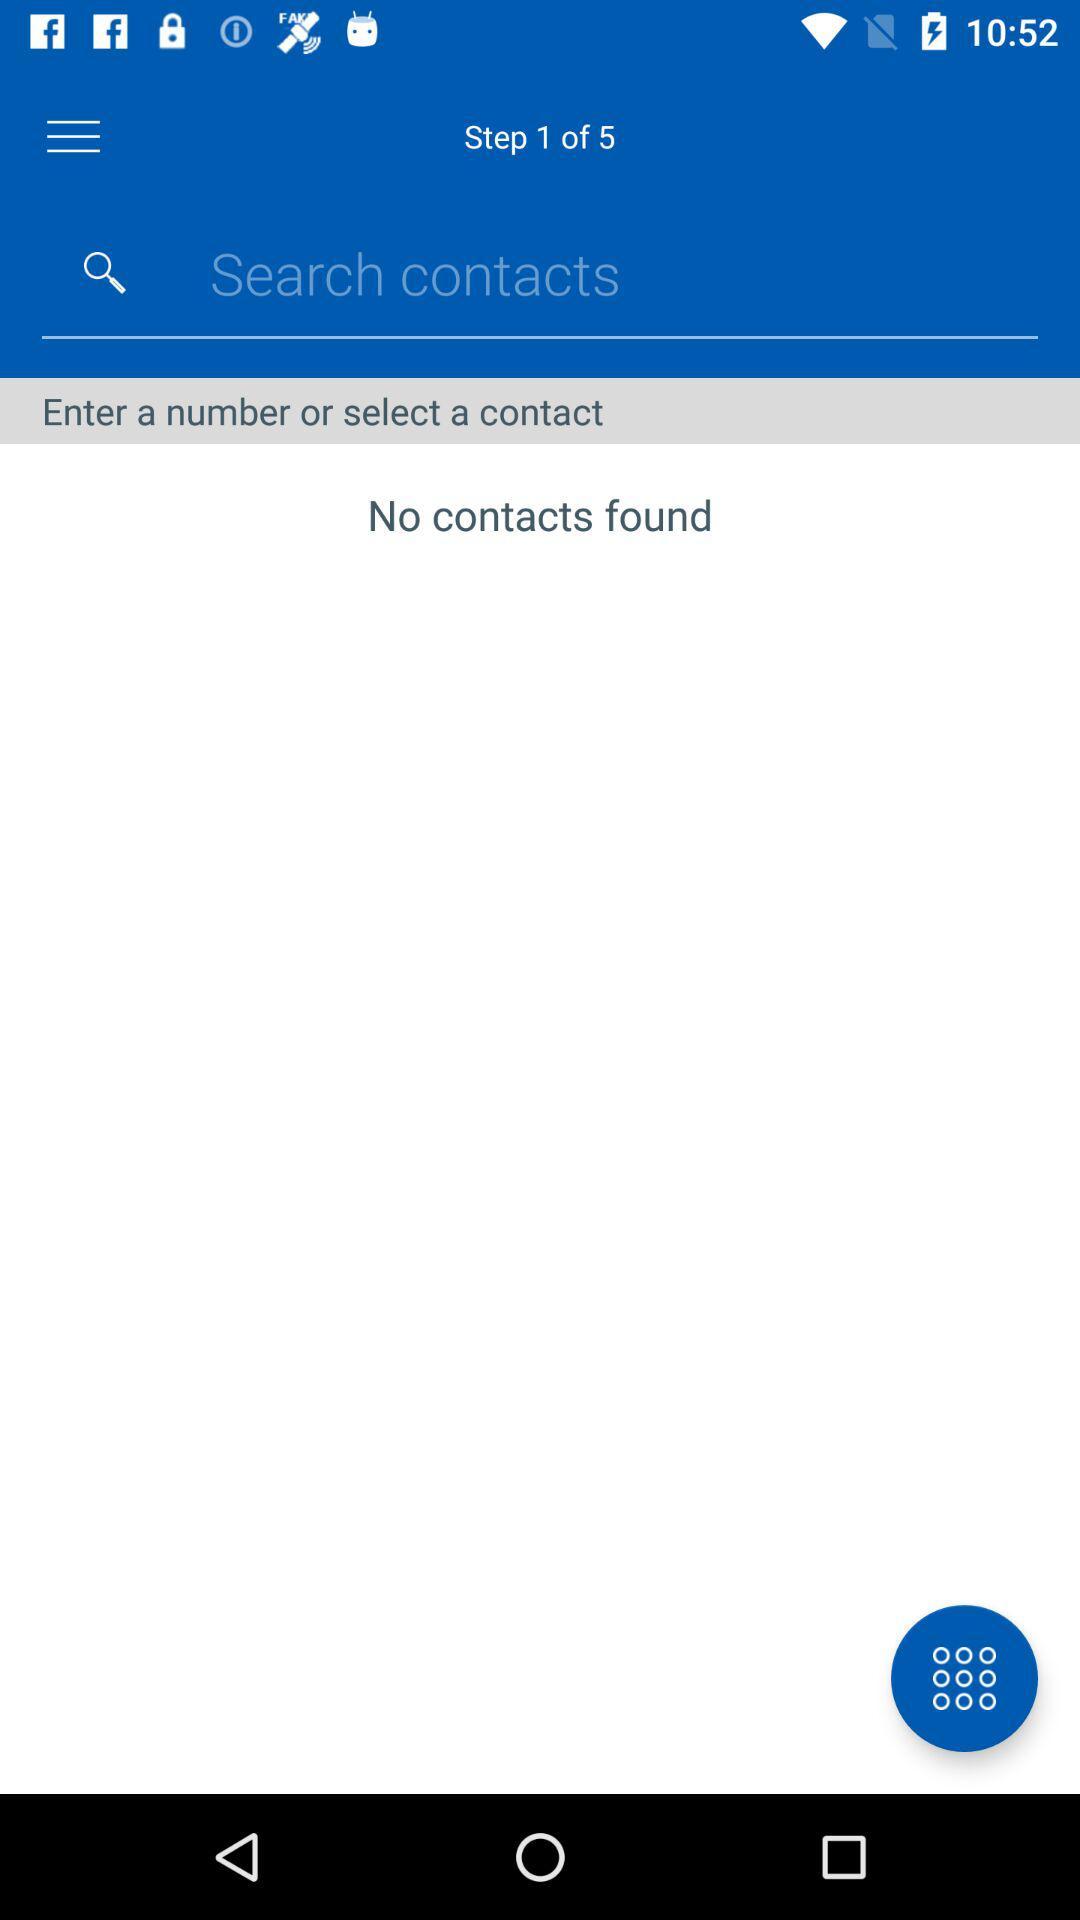 The height and width of the screenshot is (1920, 1080). What do you see at coordinates (104, 272) in the screenshot?
I see `item to the left of the search contacts item` at bounding box center [104, 272].